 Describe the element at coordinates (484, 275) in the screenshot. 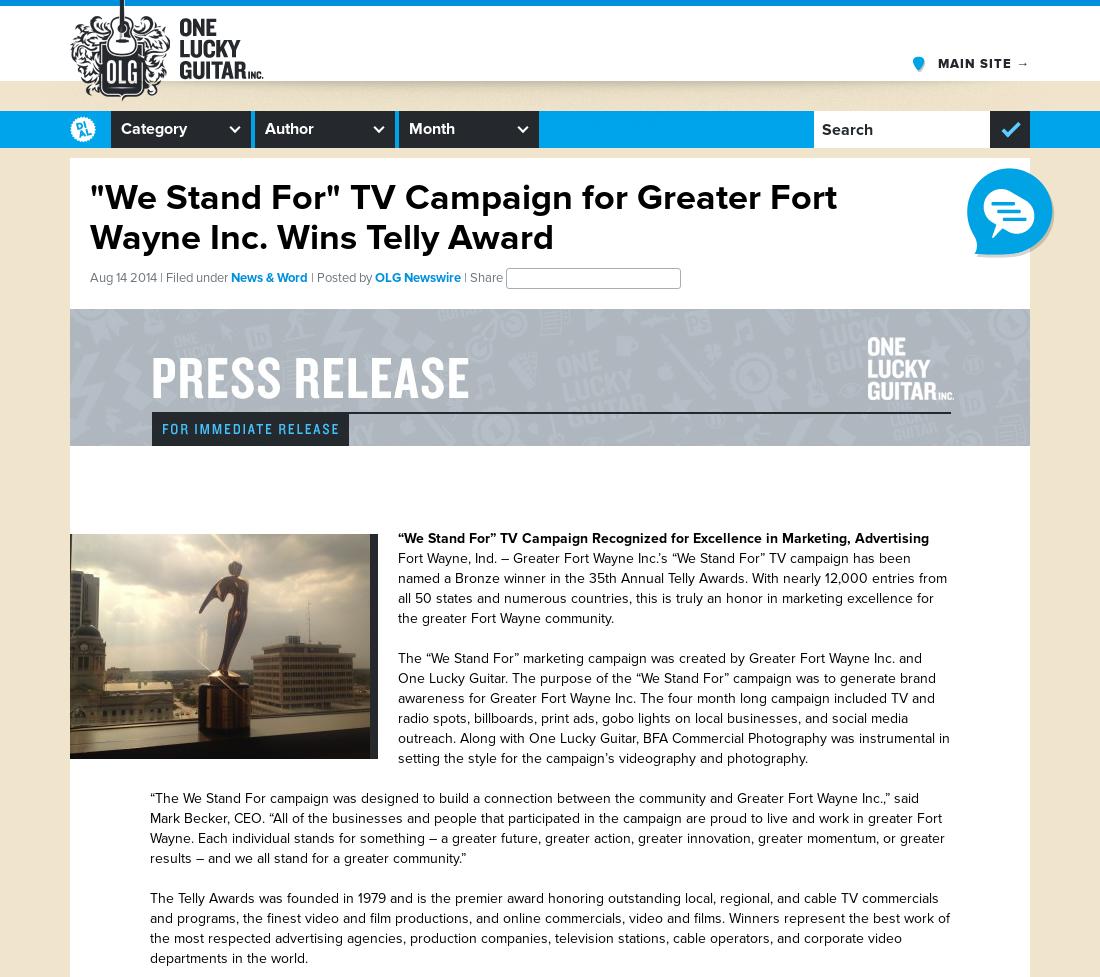

I see `'|
						Share'` at that location.